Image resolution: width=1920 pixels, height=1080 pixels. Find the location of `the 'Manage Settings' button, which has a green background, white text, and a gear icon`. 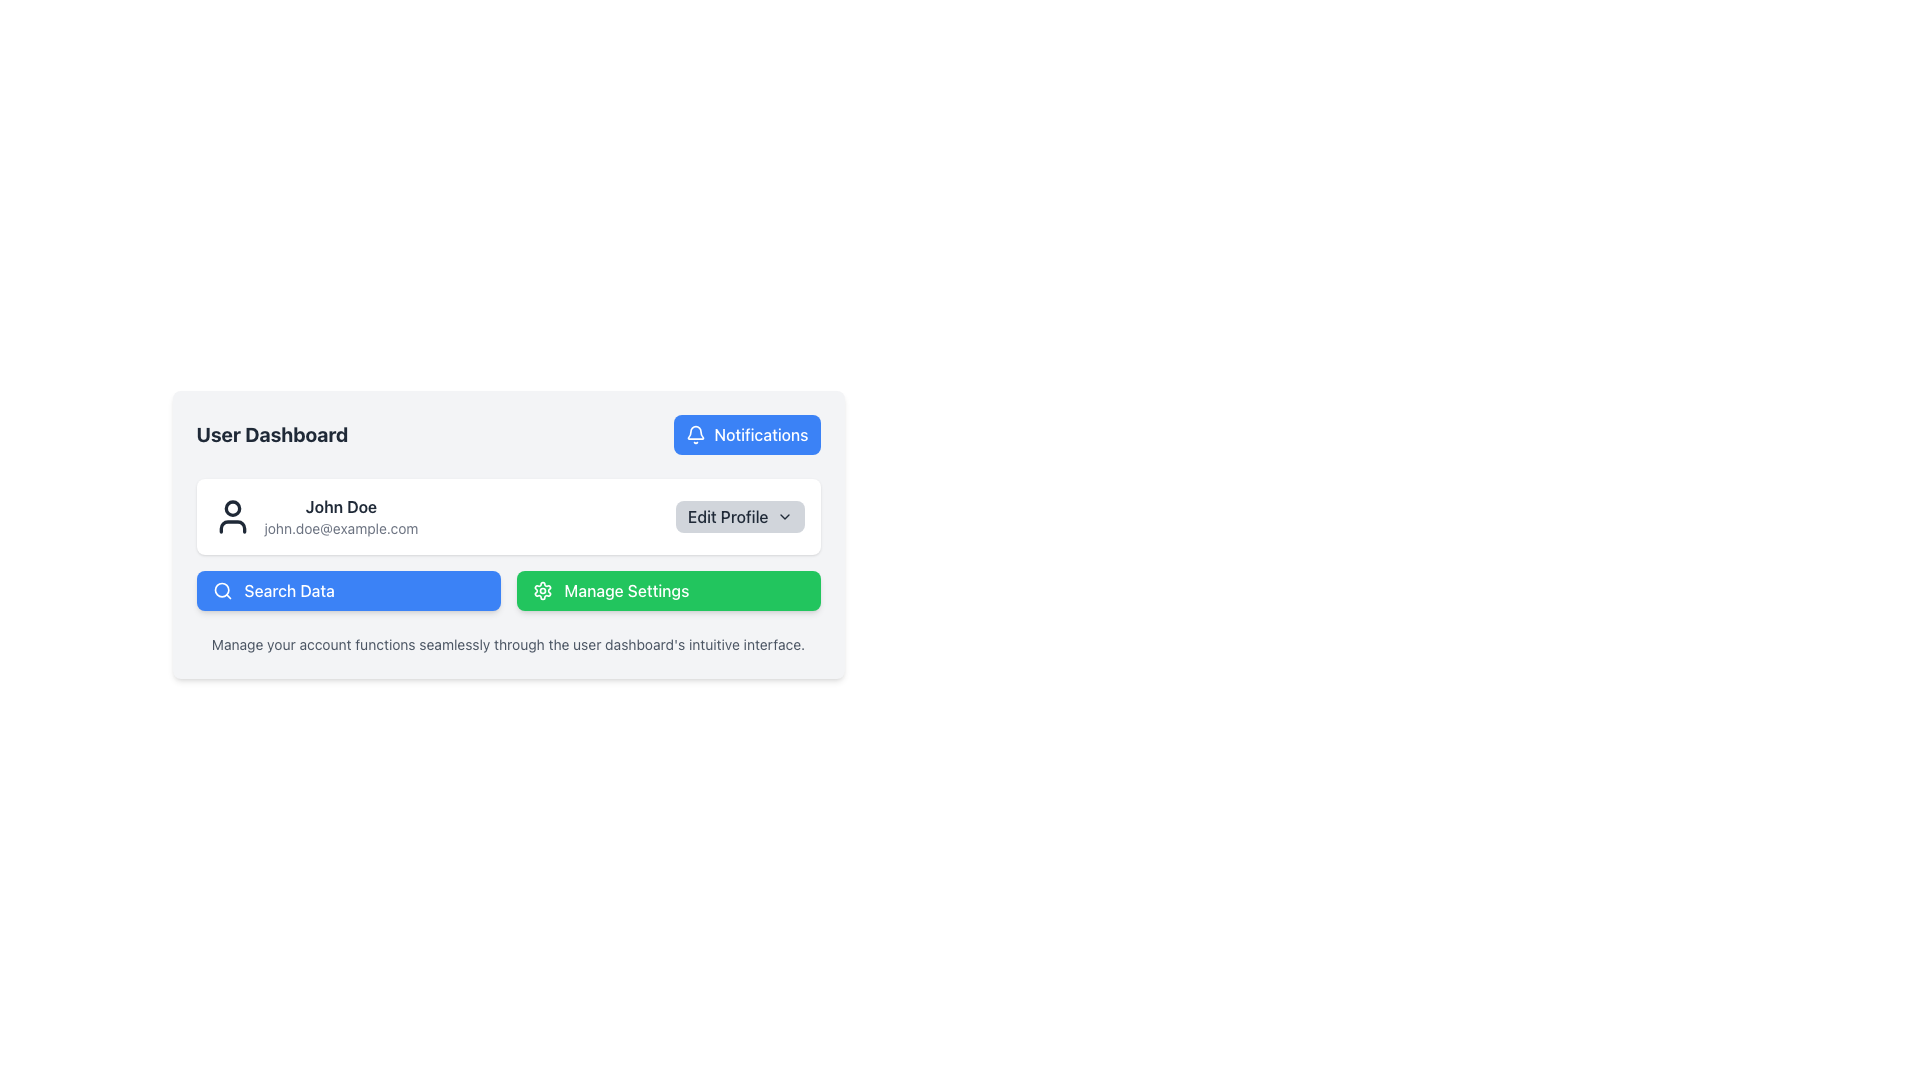

the 'Manage Settings' button, which has a green background, white text, and a gear icon is located at coordinates (668, 589).